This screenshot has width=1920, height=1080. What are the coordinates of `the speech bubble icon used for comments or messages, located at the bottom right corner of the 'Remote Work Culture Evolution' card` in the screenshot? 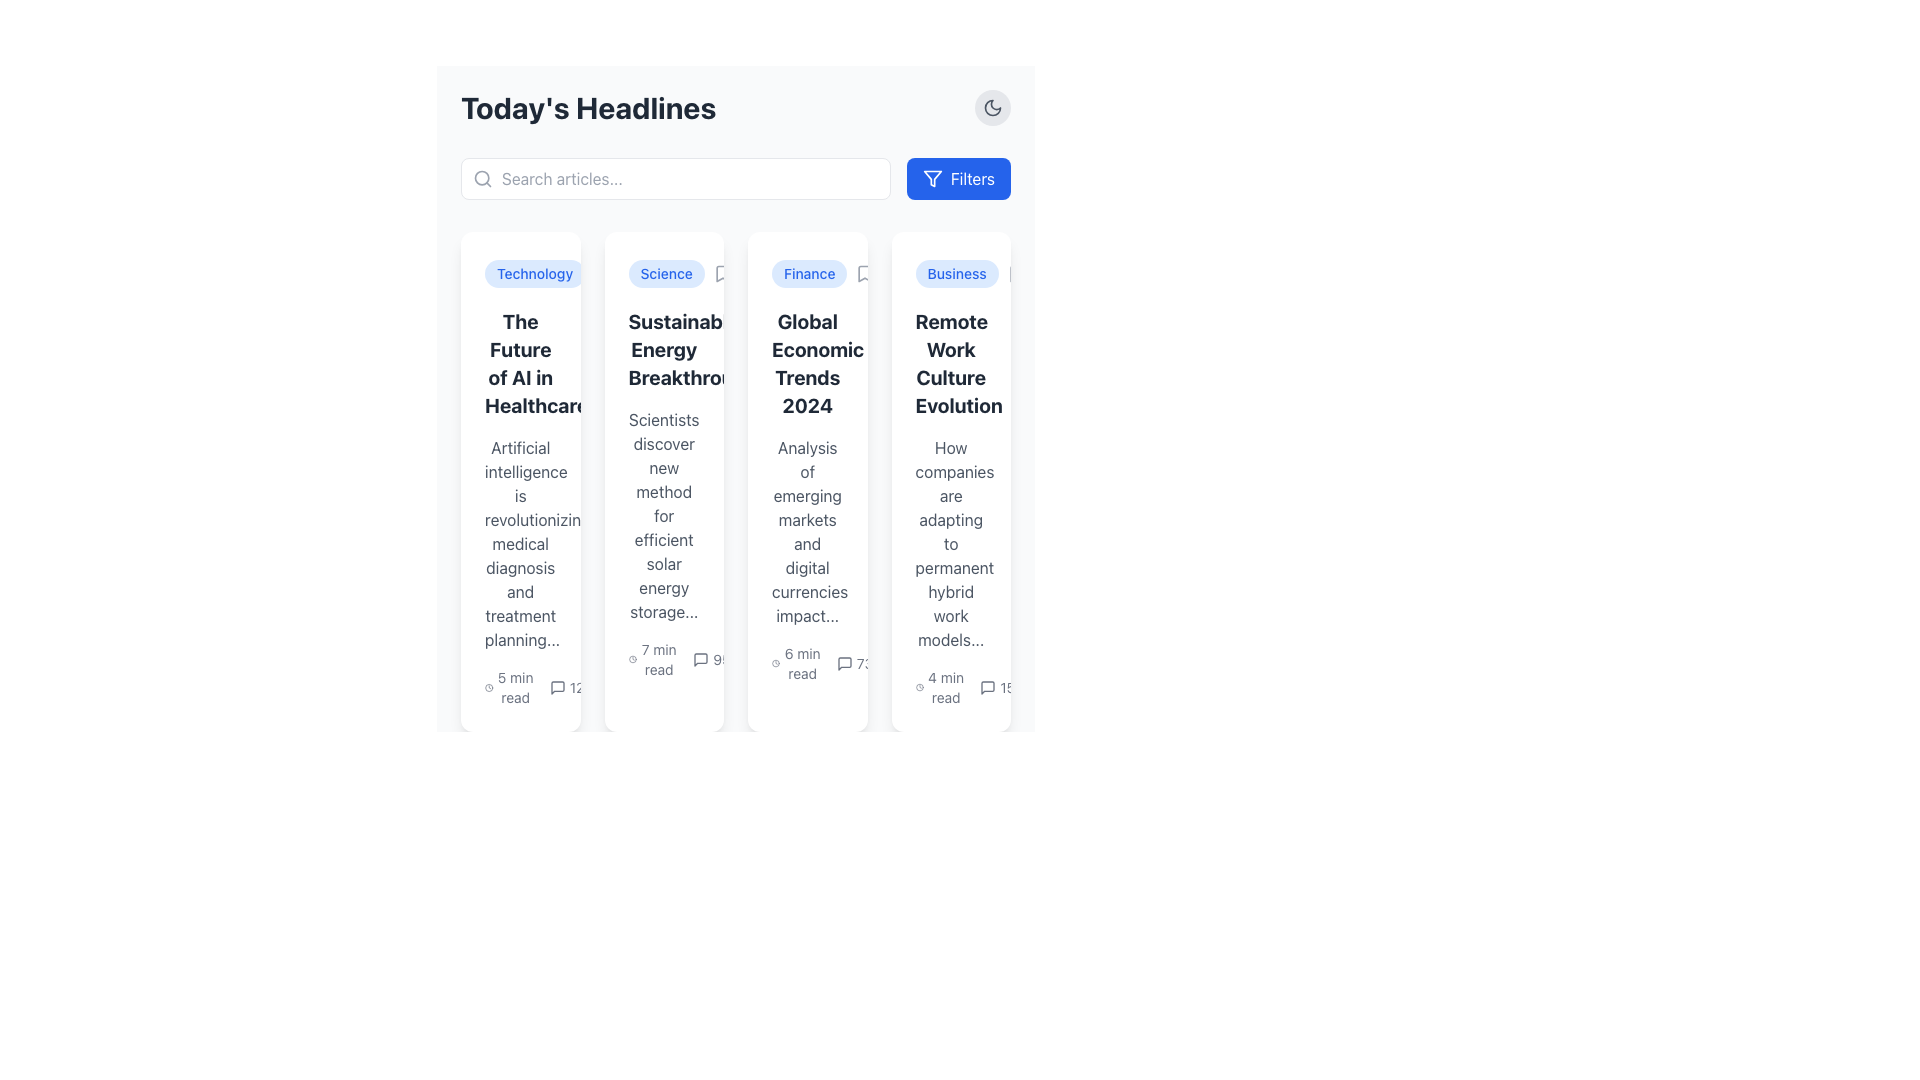 It's located at (988, 686).